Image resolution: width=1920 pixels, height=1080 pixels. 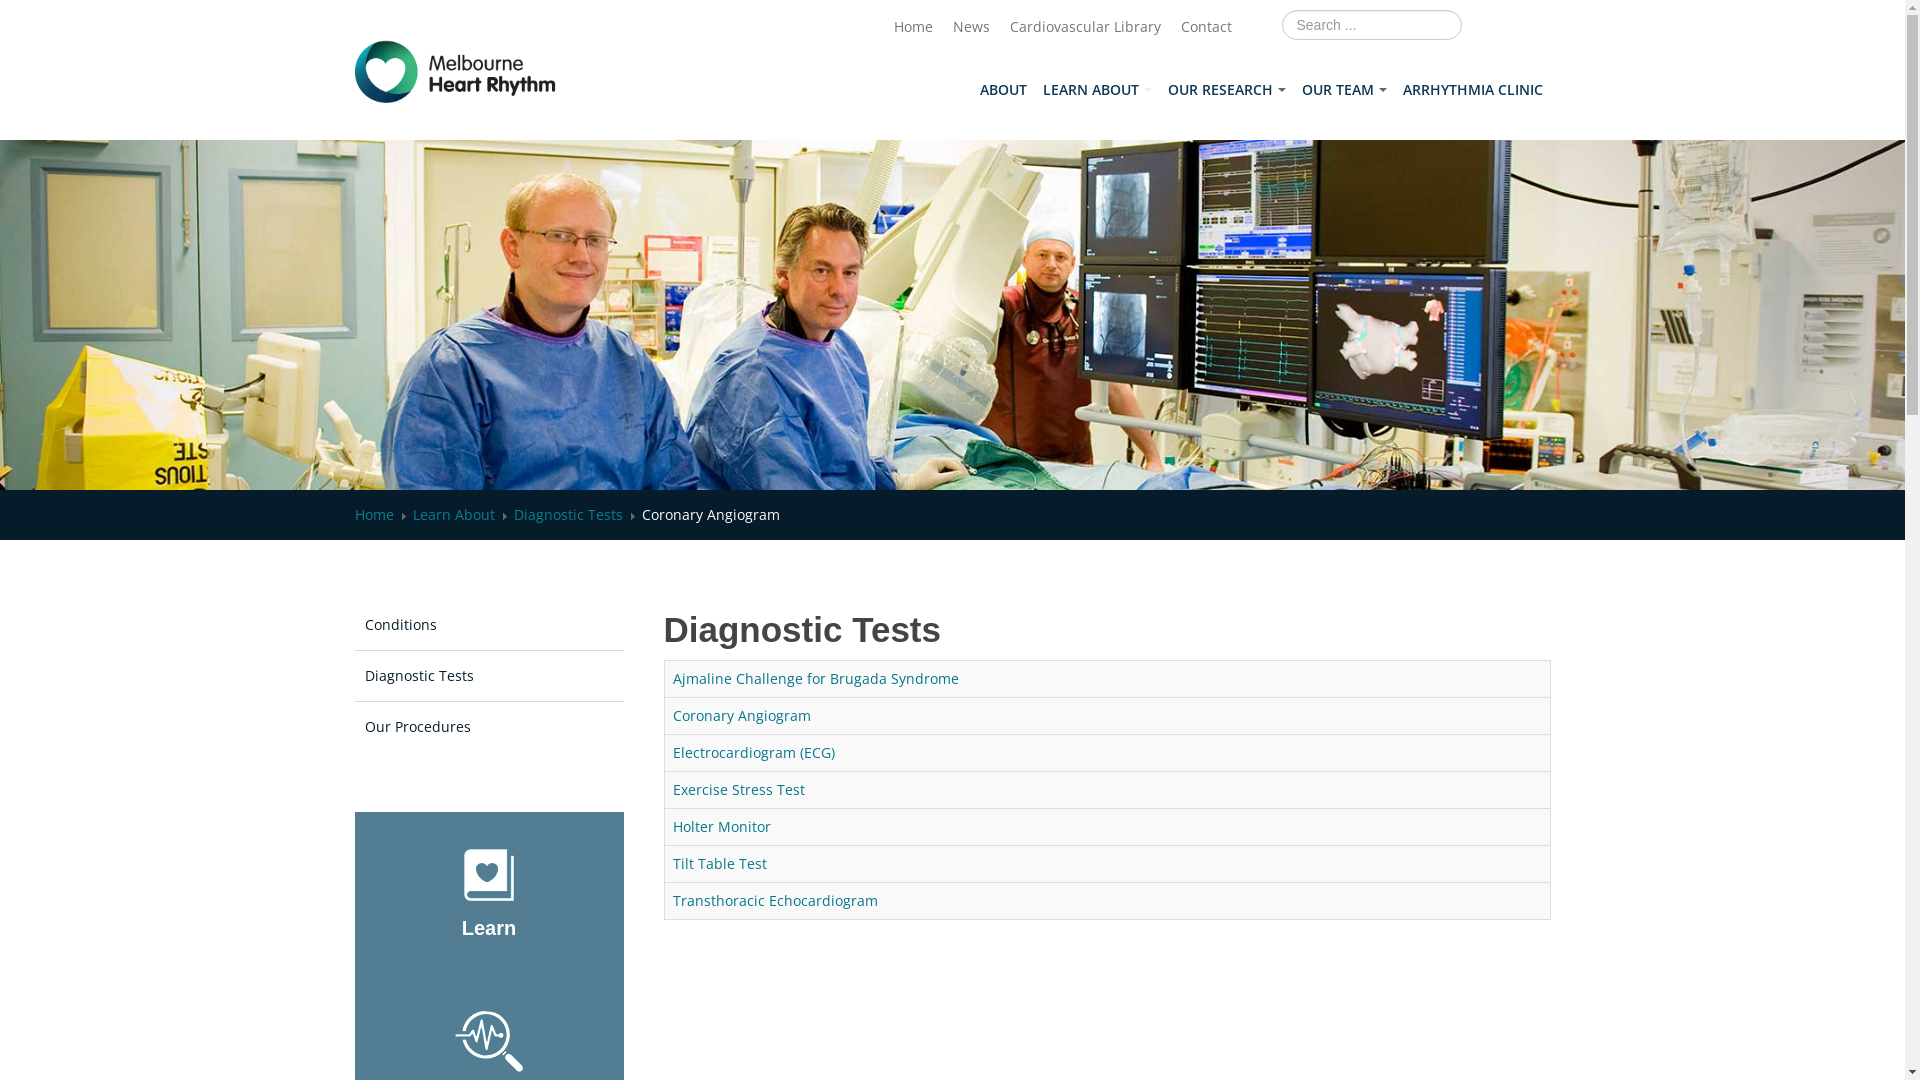 What do you see at coordinates (971, 88) in the screenshot?
I see `'ABOUT'` at bounding box center [971, 88].